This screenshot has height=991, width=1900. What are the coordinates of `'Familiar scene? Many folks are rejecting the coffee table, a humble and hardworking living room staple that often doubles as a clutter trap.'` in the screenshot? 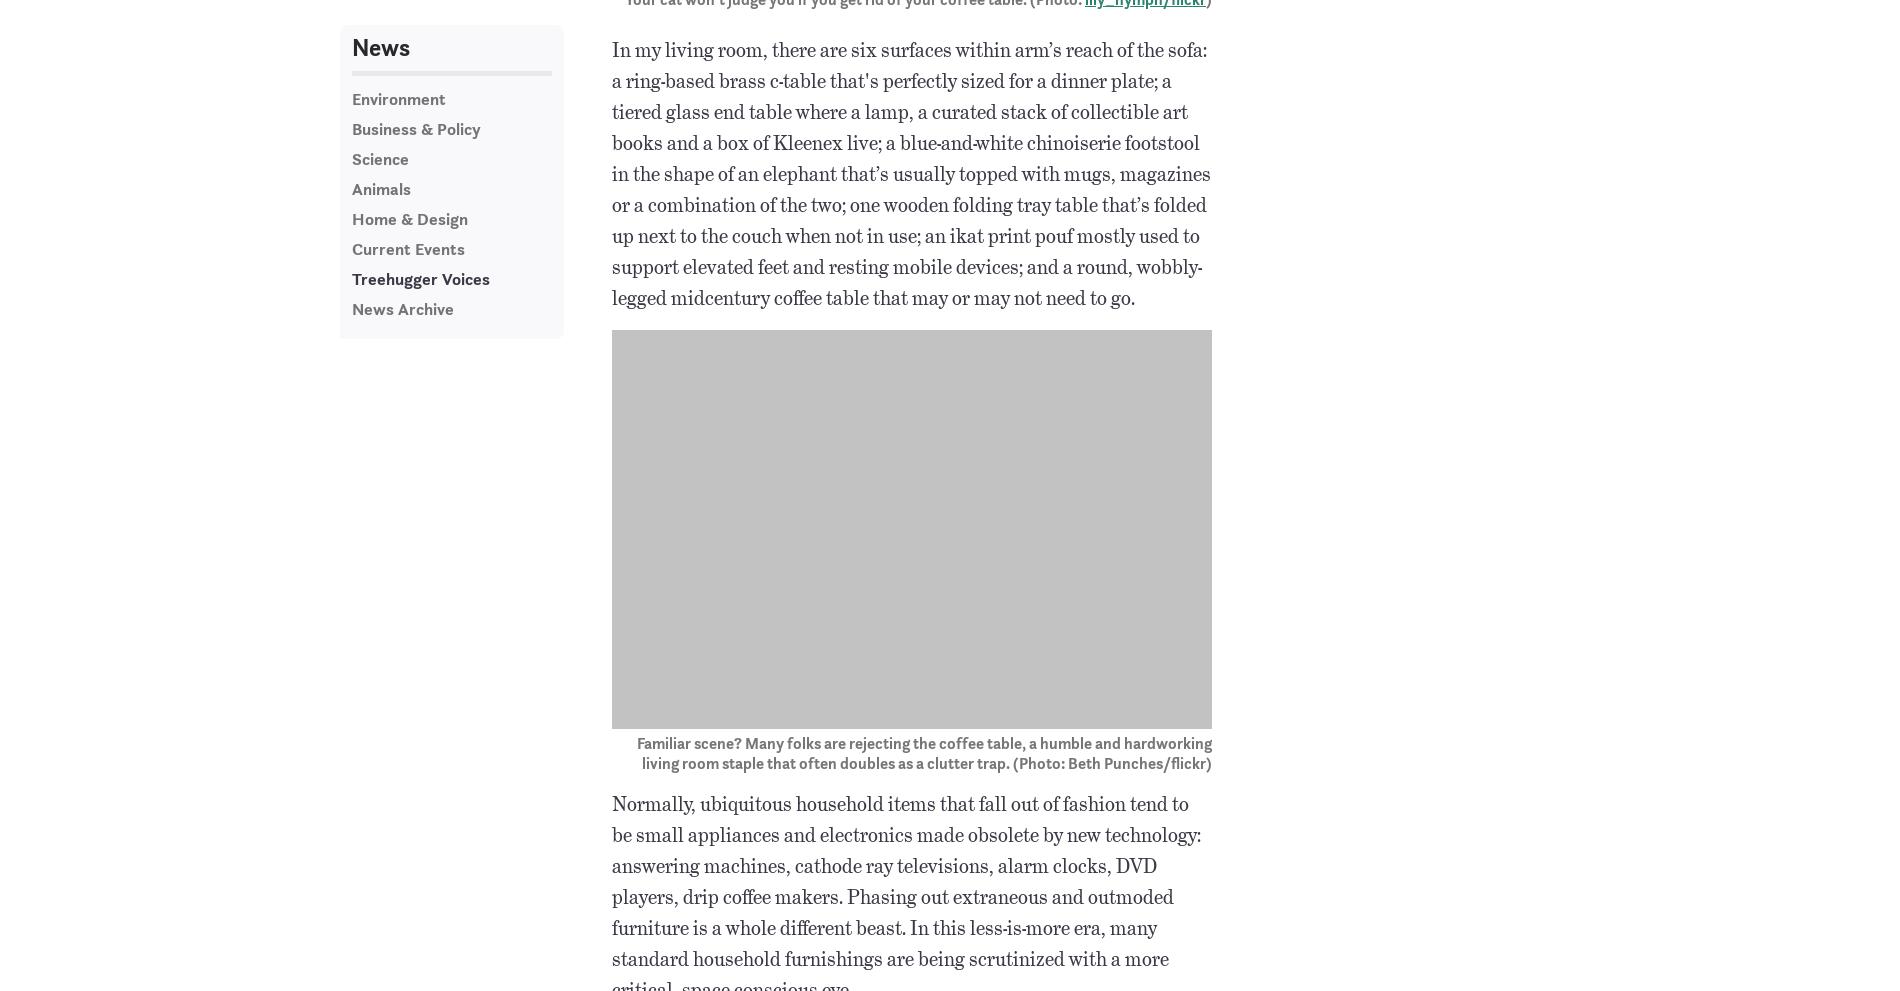 It's located at (923, 752).